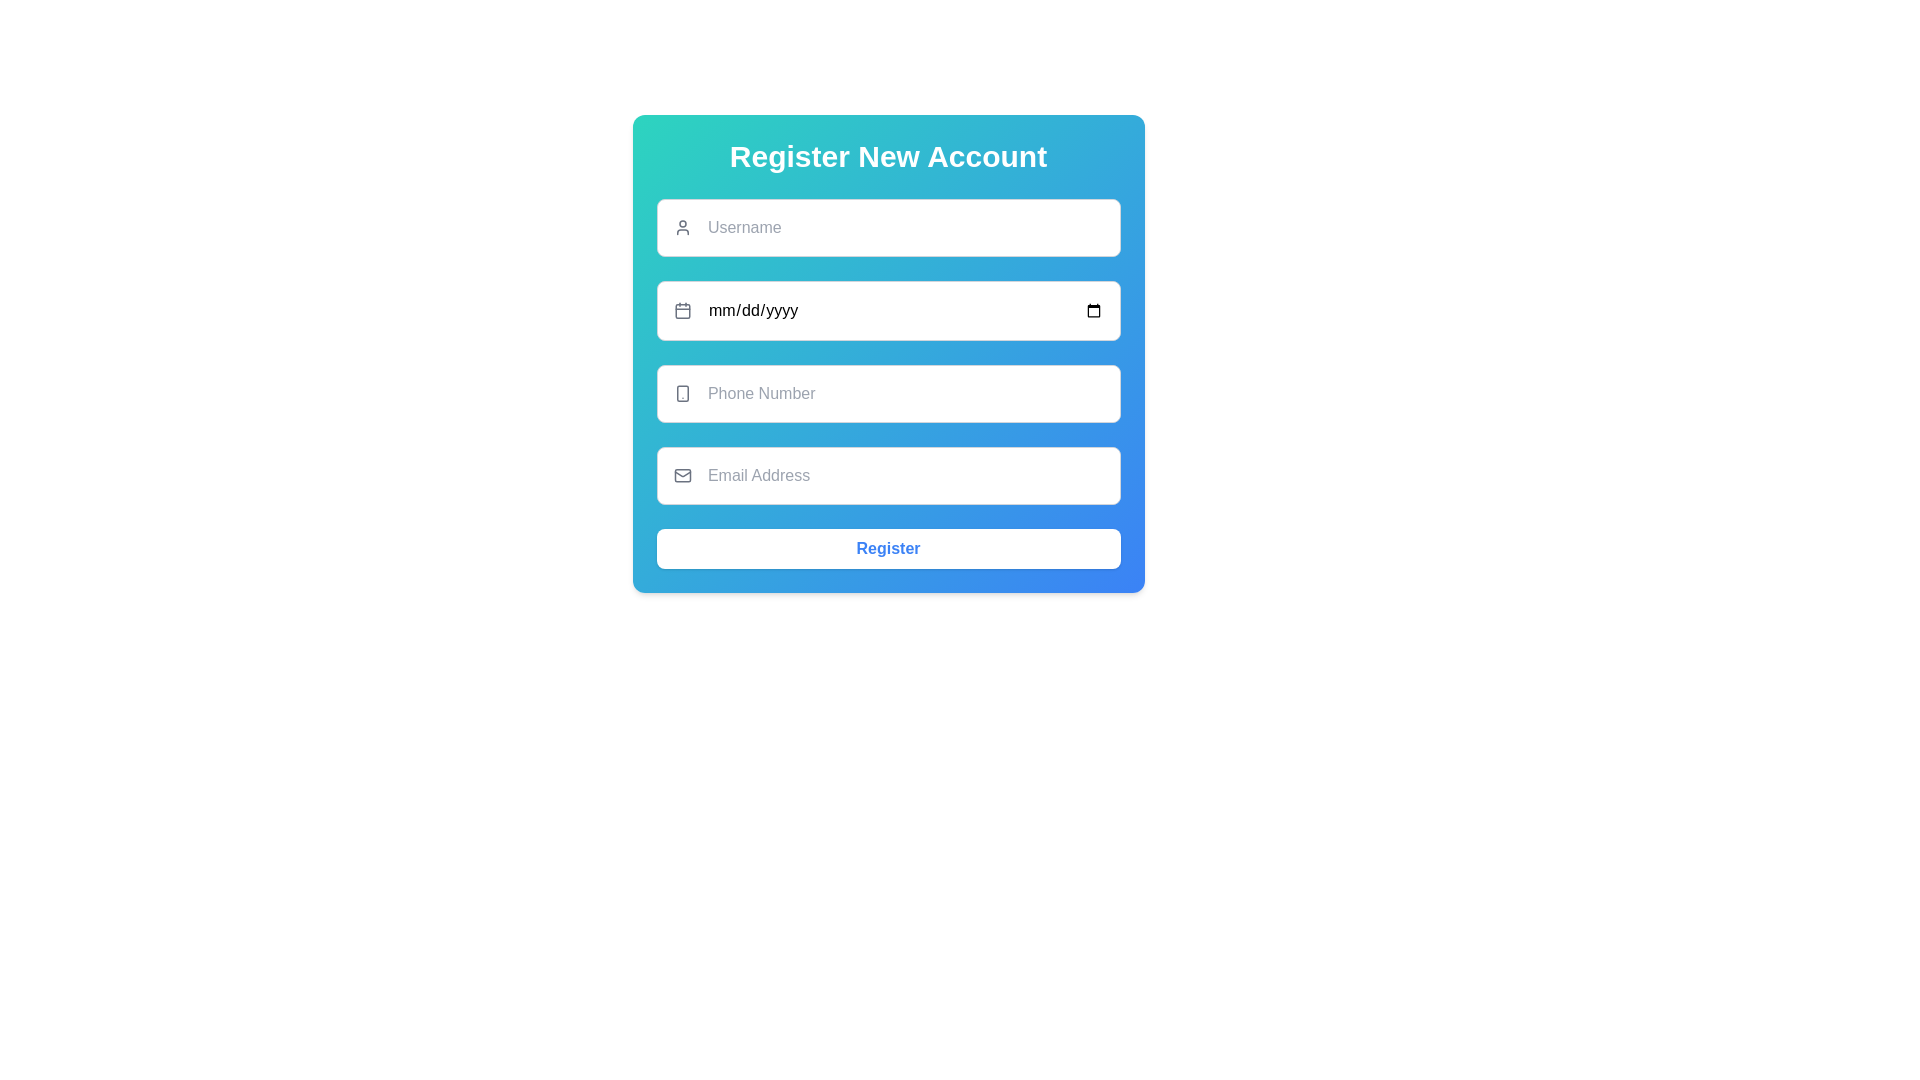 The width and height of the screenshot is (1920, 1080). Describe the element at coordinates (682, 311) in the screenshot. I see `the date picker icon positioned to the left of the 'mm/dd/yyyy' text field in the second input group of the registration form` at that location.